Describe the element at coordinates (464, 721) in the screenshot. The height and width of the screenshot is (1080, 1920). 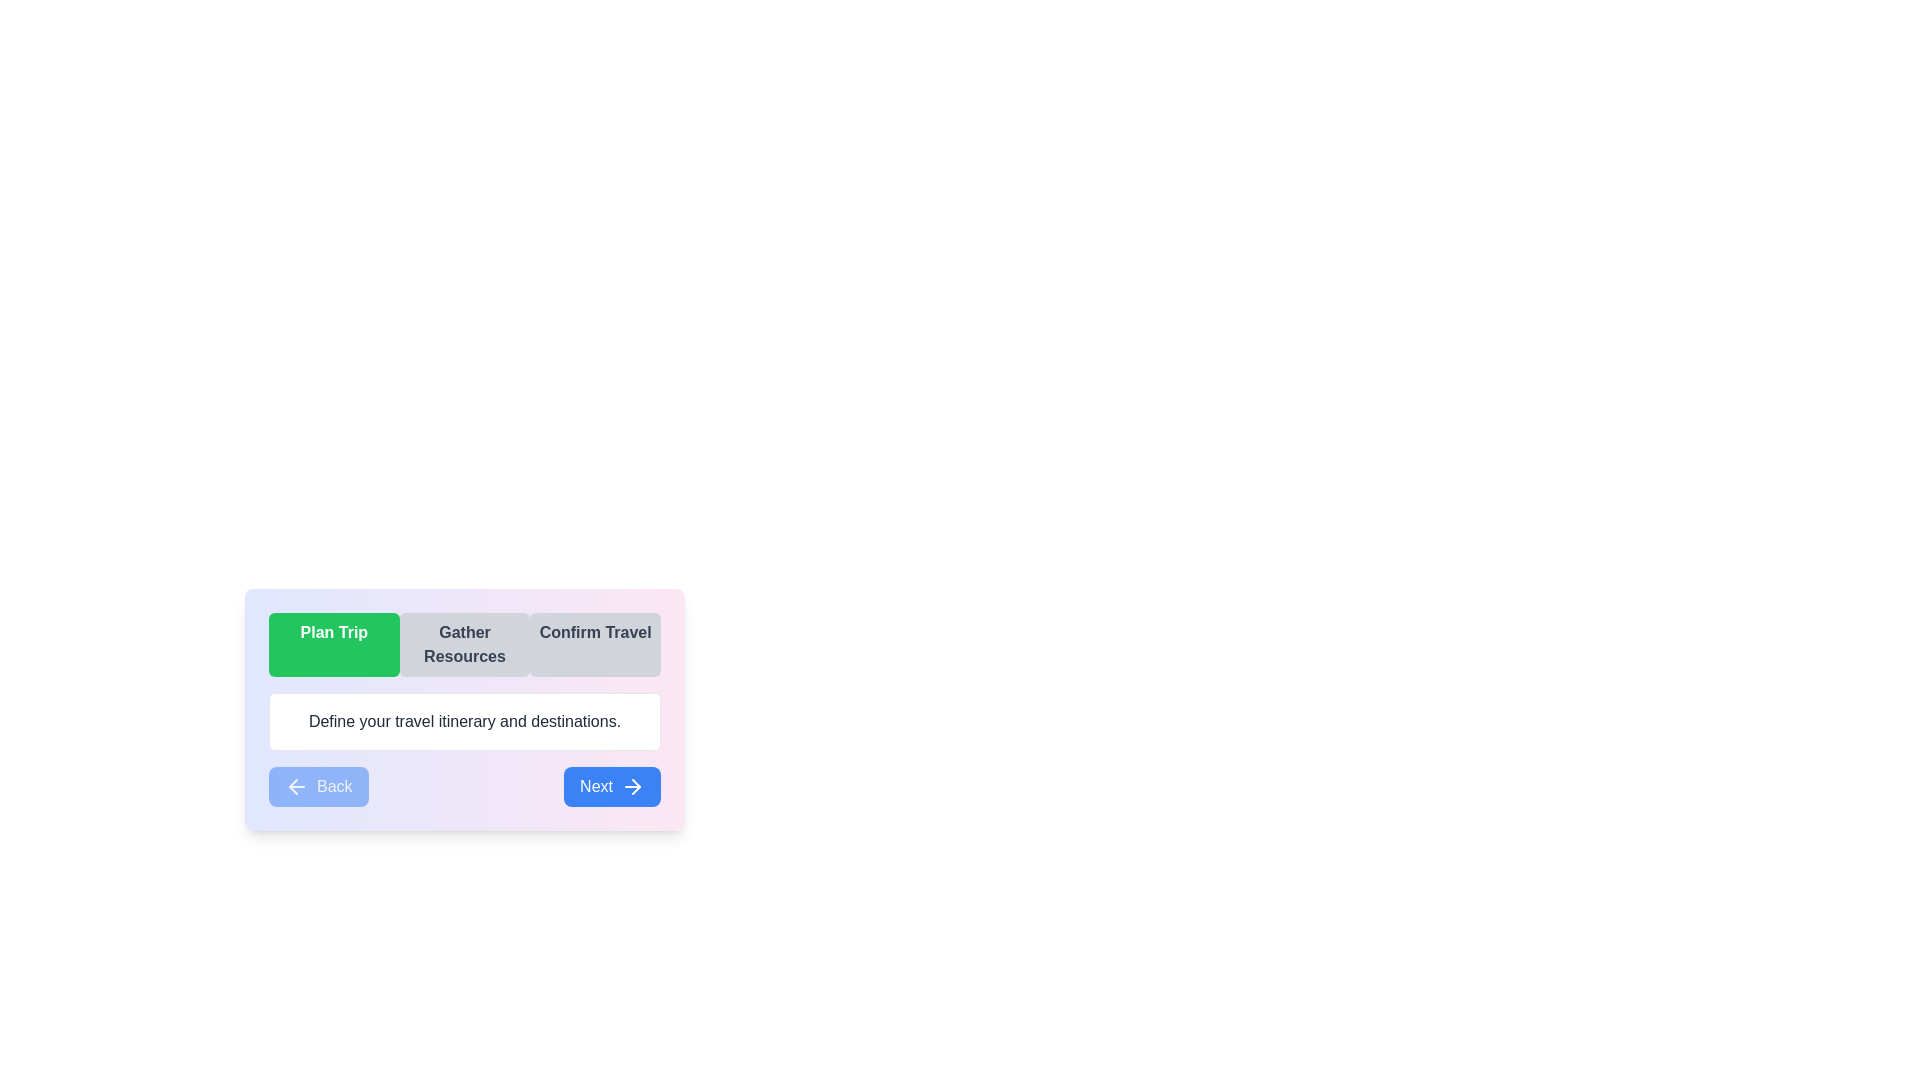
I see `the instructional text located centrally within the white rectangular section of the interface, which is positioned below the tab-like buttons labeled 'Plan Trip', 'Gather Resources', and 'Confirm Travel'` at that location.